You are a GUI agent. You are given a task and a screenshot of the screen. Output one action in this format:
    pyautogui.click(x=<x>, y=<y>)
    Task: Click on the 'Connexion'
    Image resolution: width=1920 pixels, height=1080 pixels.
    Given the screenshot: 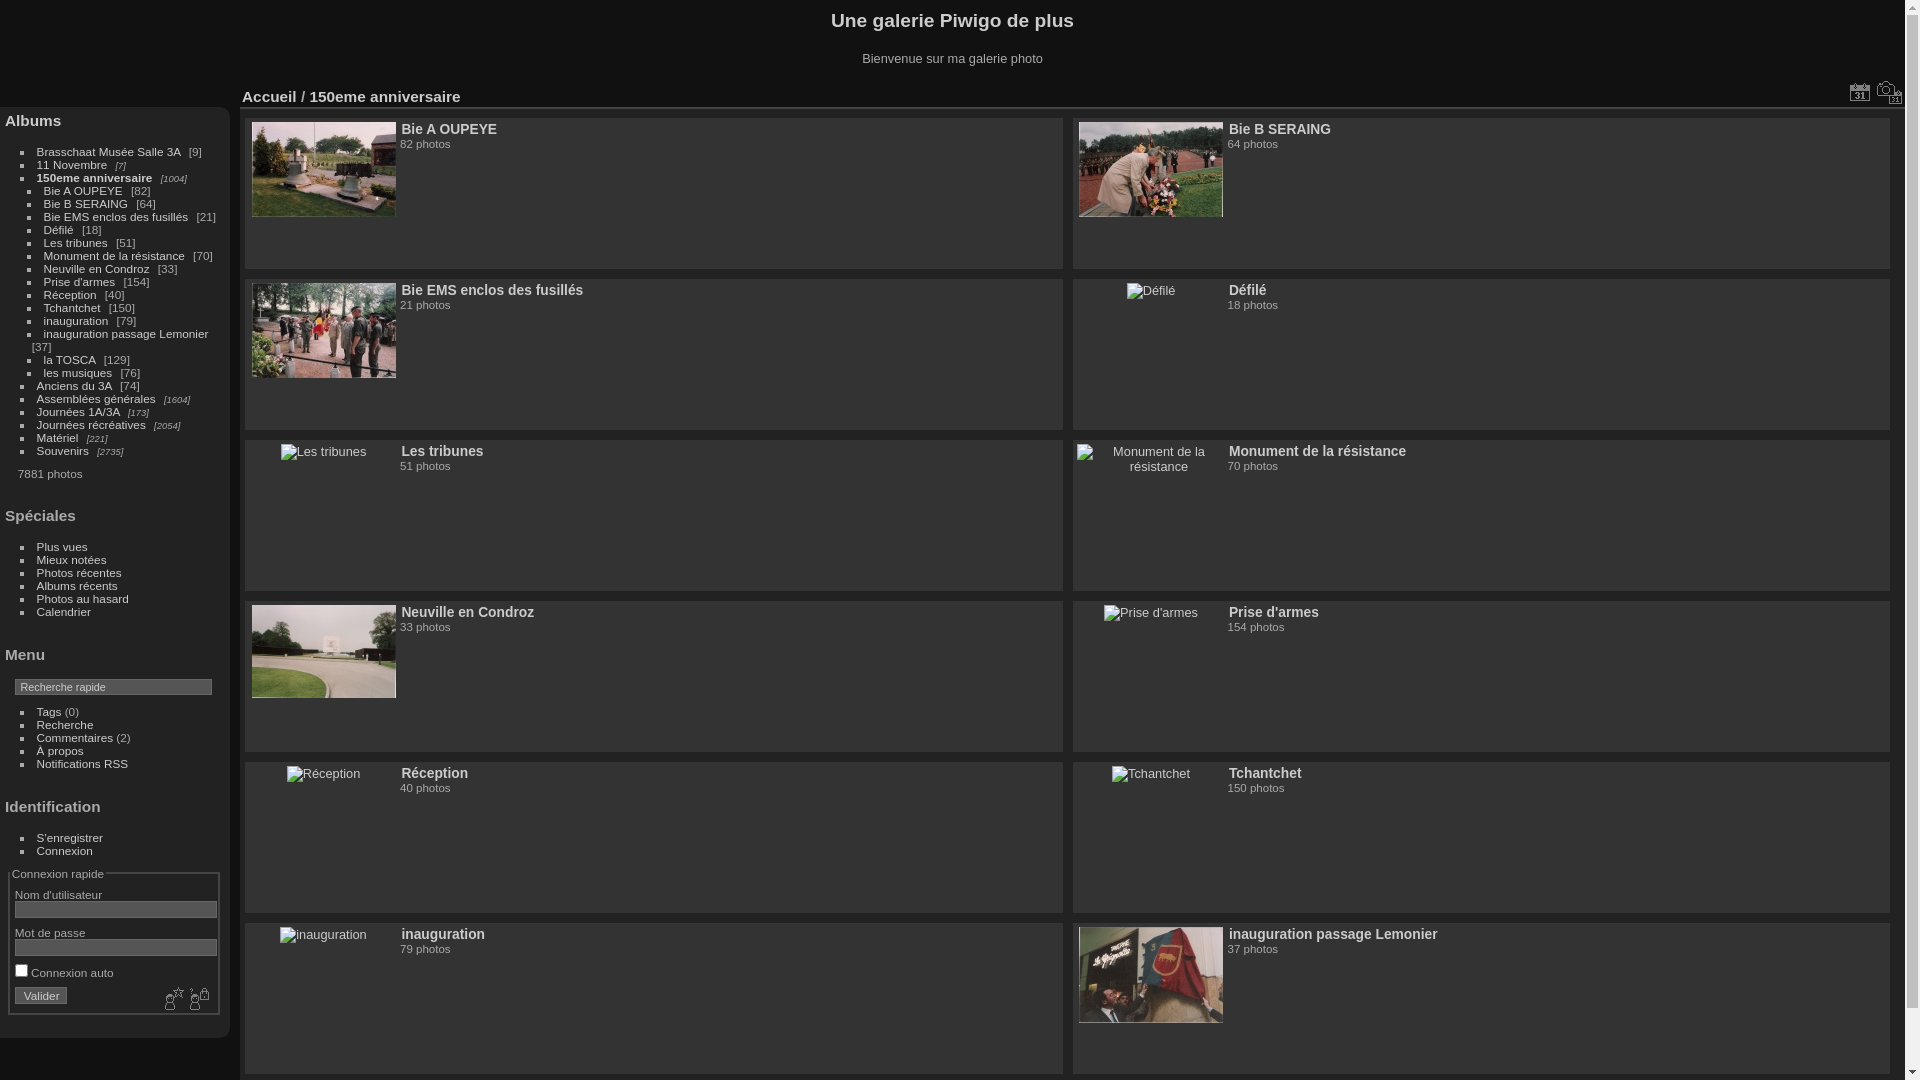 What is the action you would take?
    pyautogui.click(x=65, y=850)
    